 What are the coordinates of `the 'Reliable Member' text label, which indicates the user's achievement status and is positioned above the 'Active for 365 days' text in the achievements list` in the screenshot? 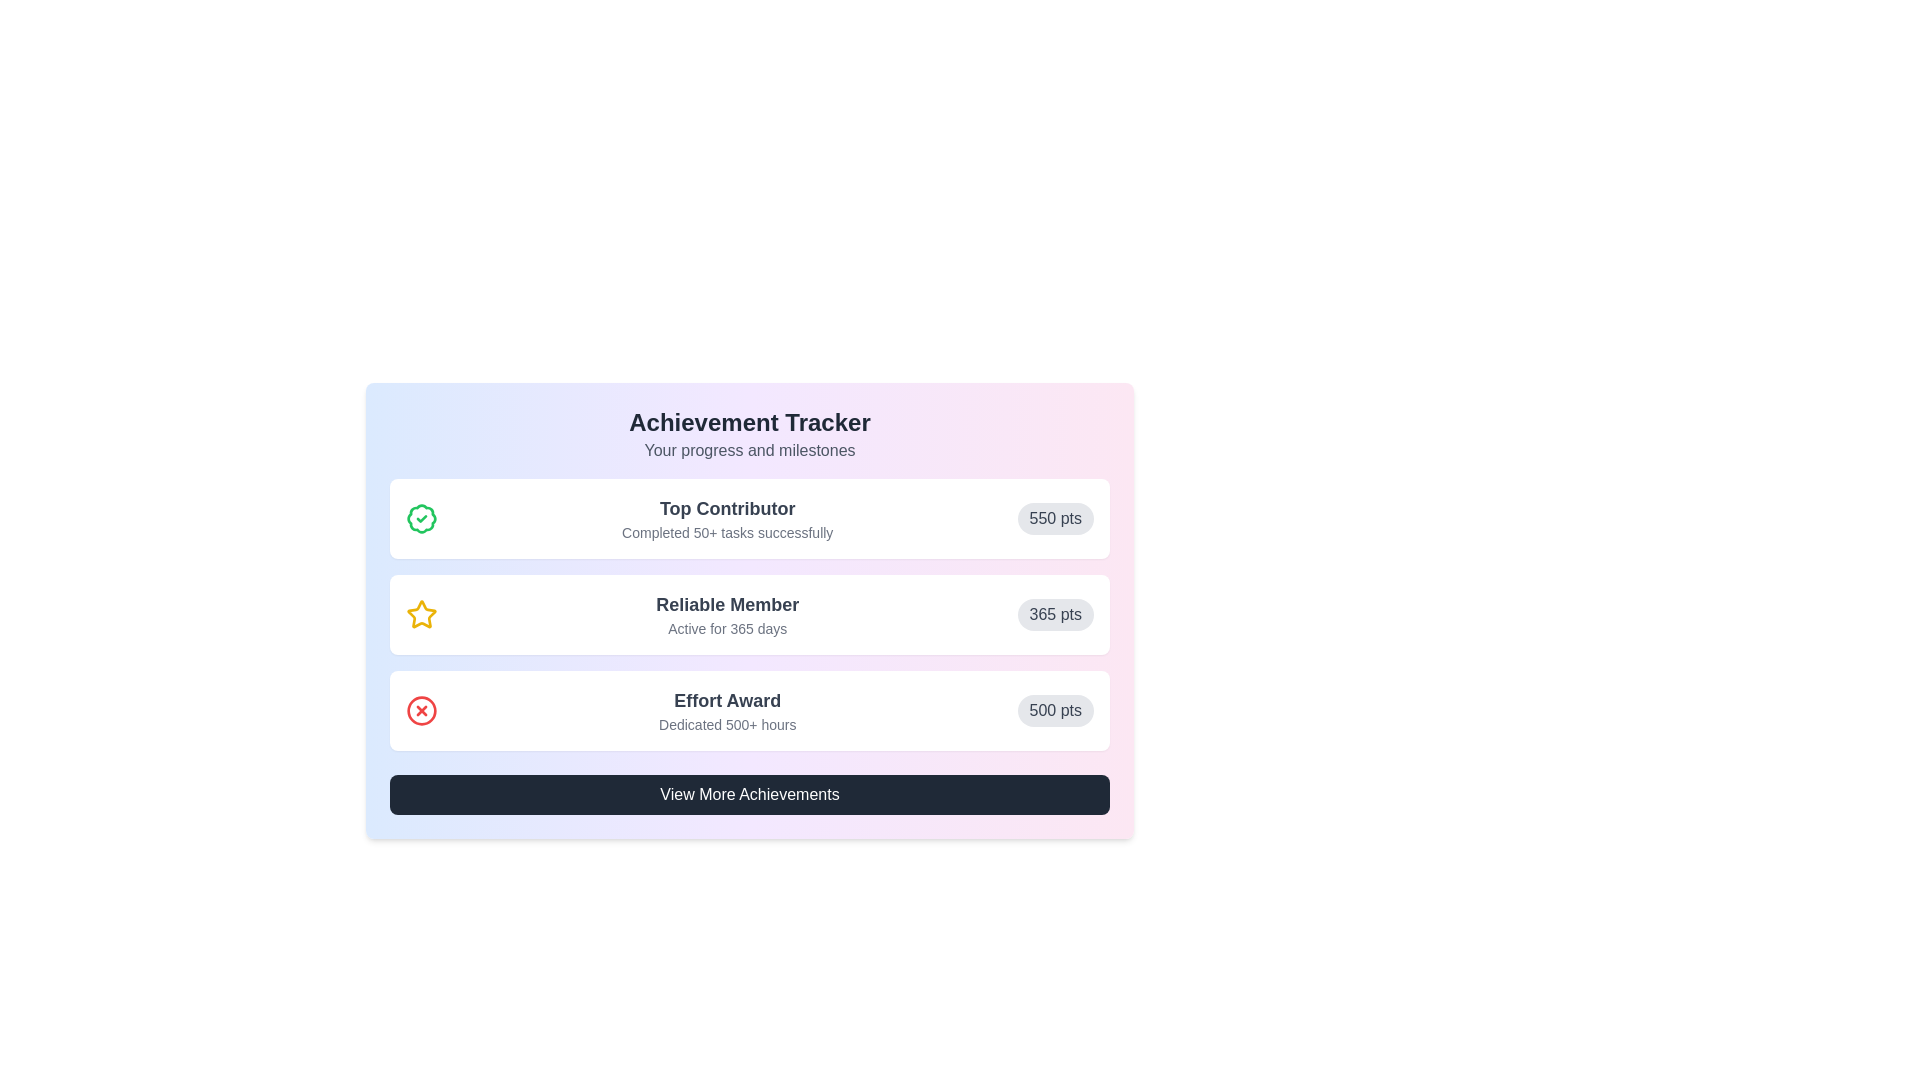 It's located at (726, 604).